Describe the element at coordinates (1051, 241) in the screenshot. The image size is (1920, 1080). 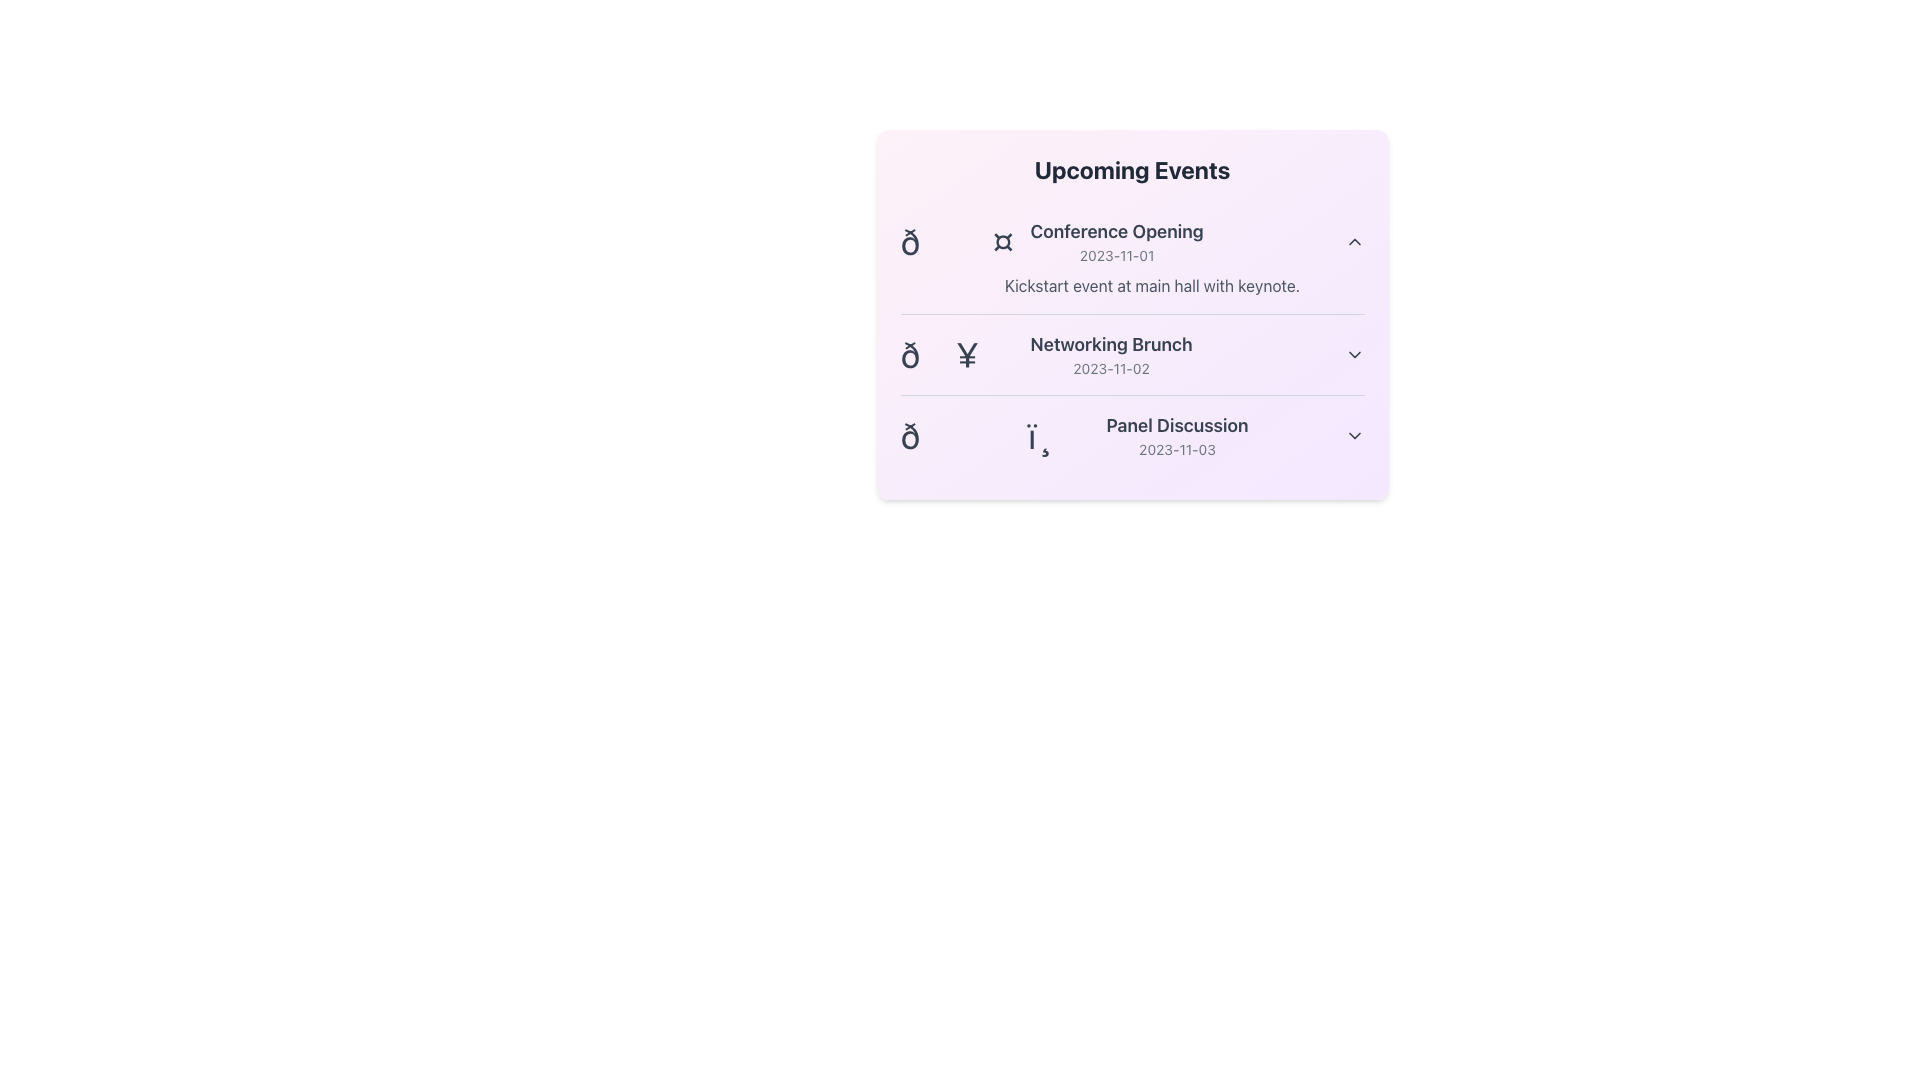
I see `the event list item displaying event details at the top of the 'Upcoming Events' card` at that location.